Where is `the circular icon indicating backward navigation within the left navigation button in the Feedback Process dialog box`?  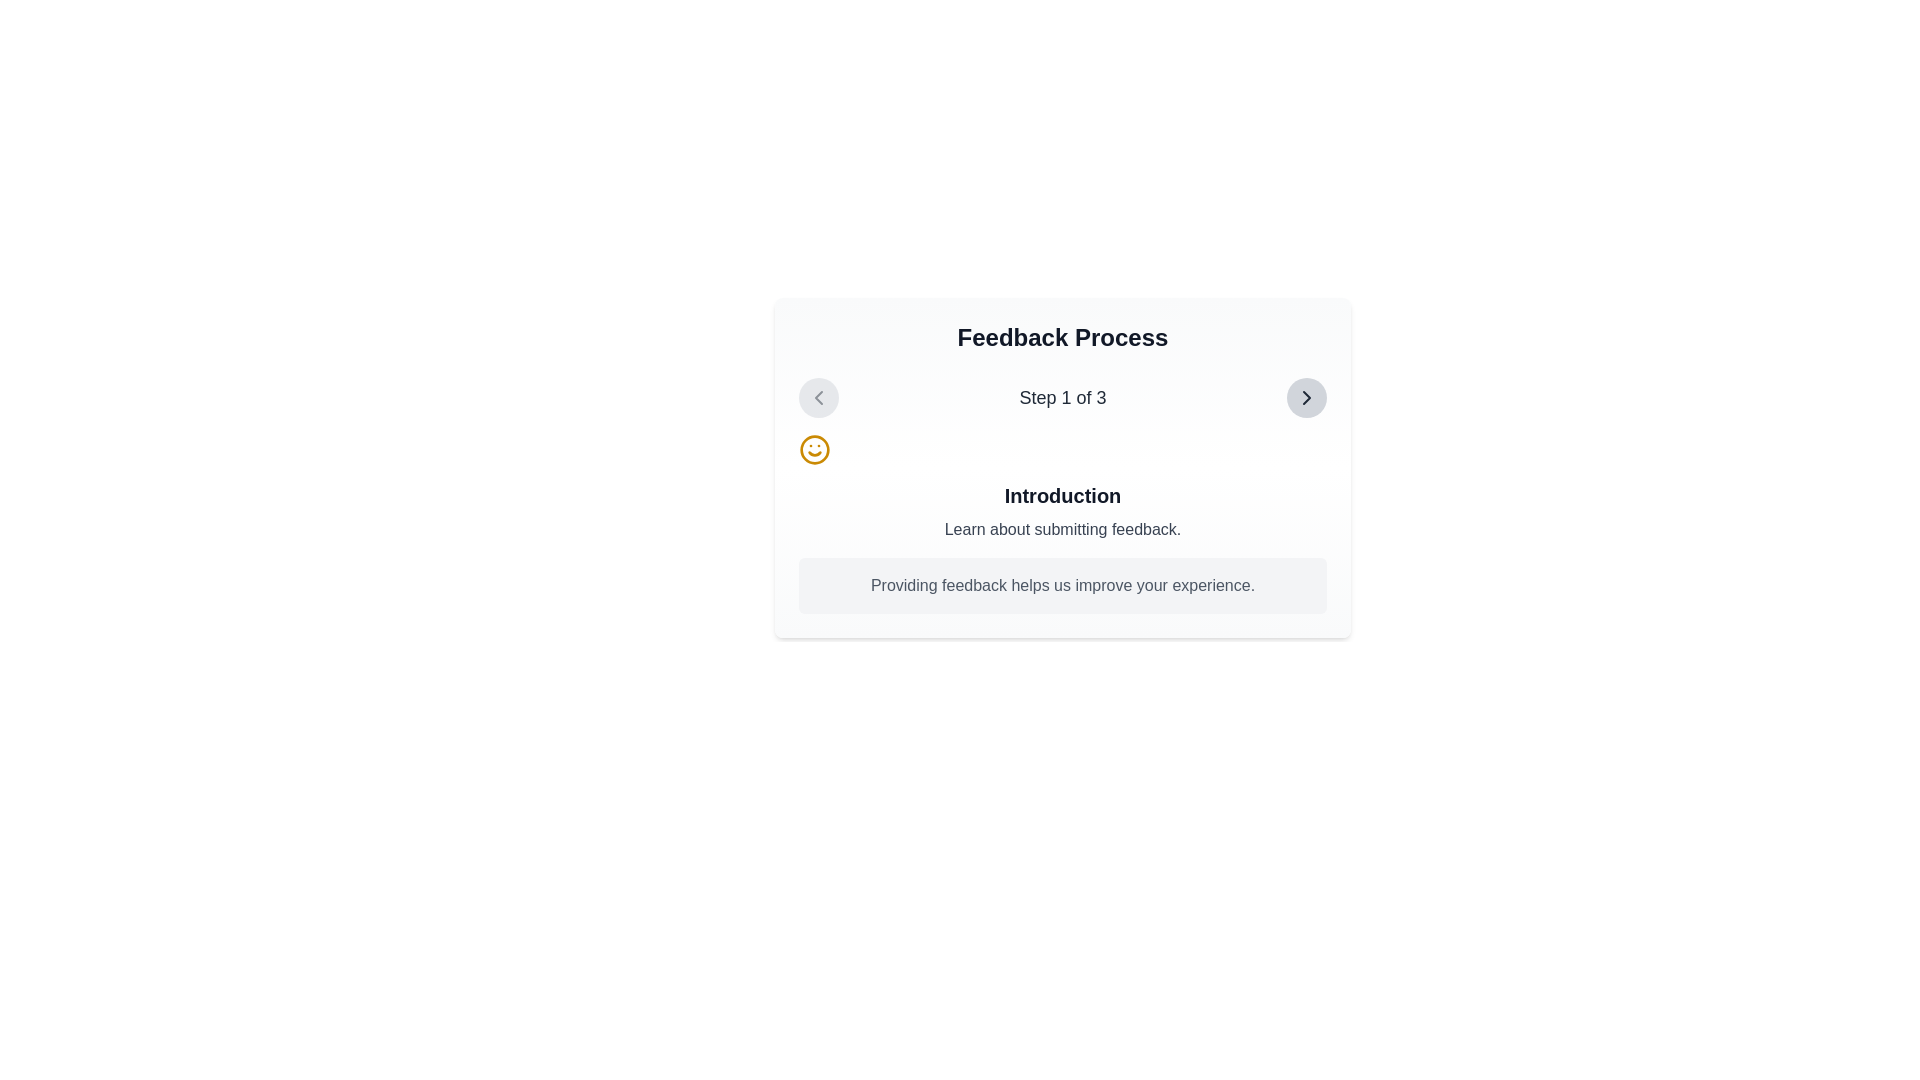 the circular icon indicating backward navigation within the left navigation button in the Feedback Process dialog box is located at coordinates (819, 397).